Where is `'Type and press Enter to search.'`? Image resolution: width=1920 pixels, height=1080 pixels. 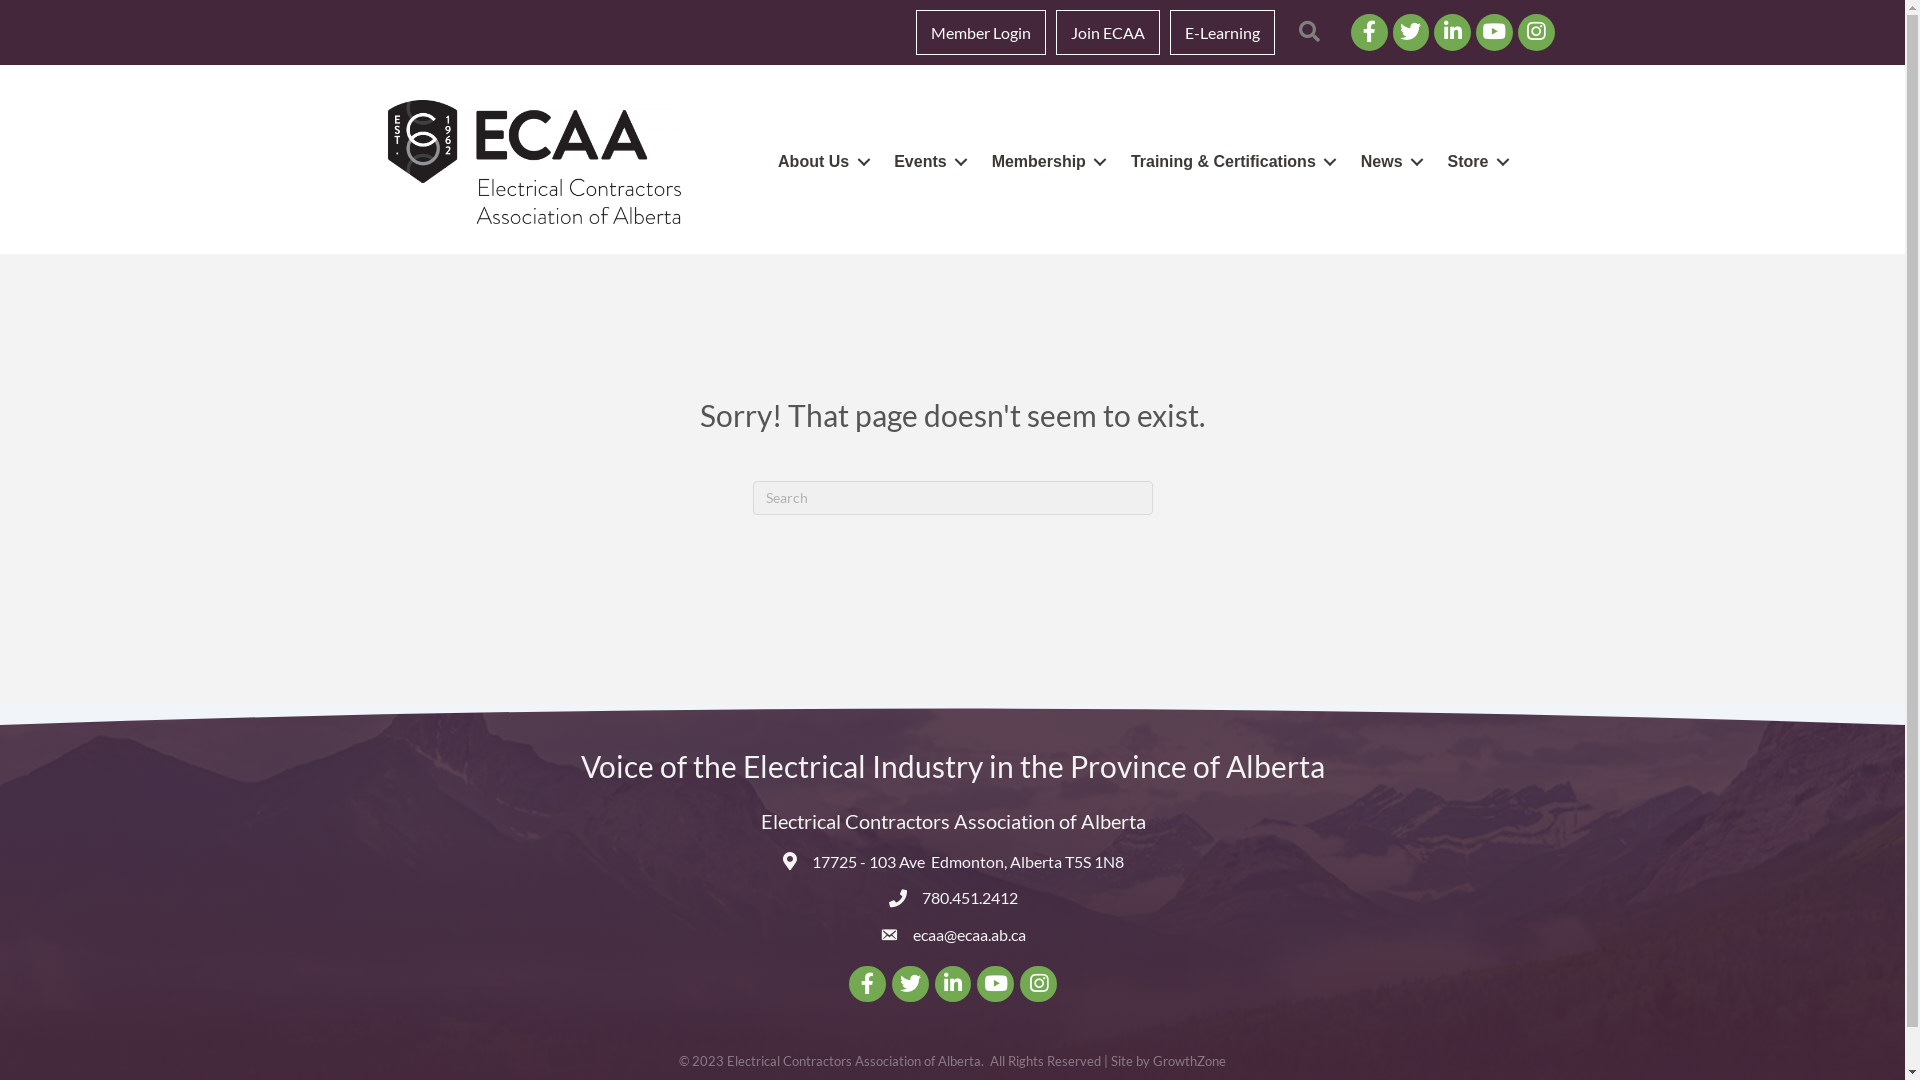
'Type and press Enter to search.' is located at coordinates (950, 496).